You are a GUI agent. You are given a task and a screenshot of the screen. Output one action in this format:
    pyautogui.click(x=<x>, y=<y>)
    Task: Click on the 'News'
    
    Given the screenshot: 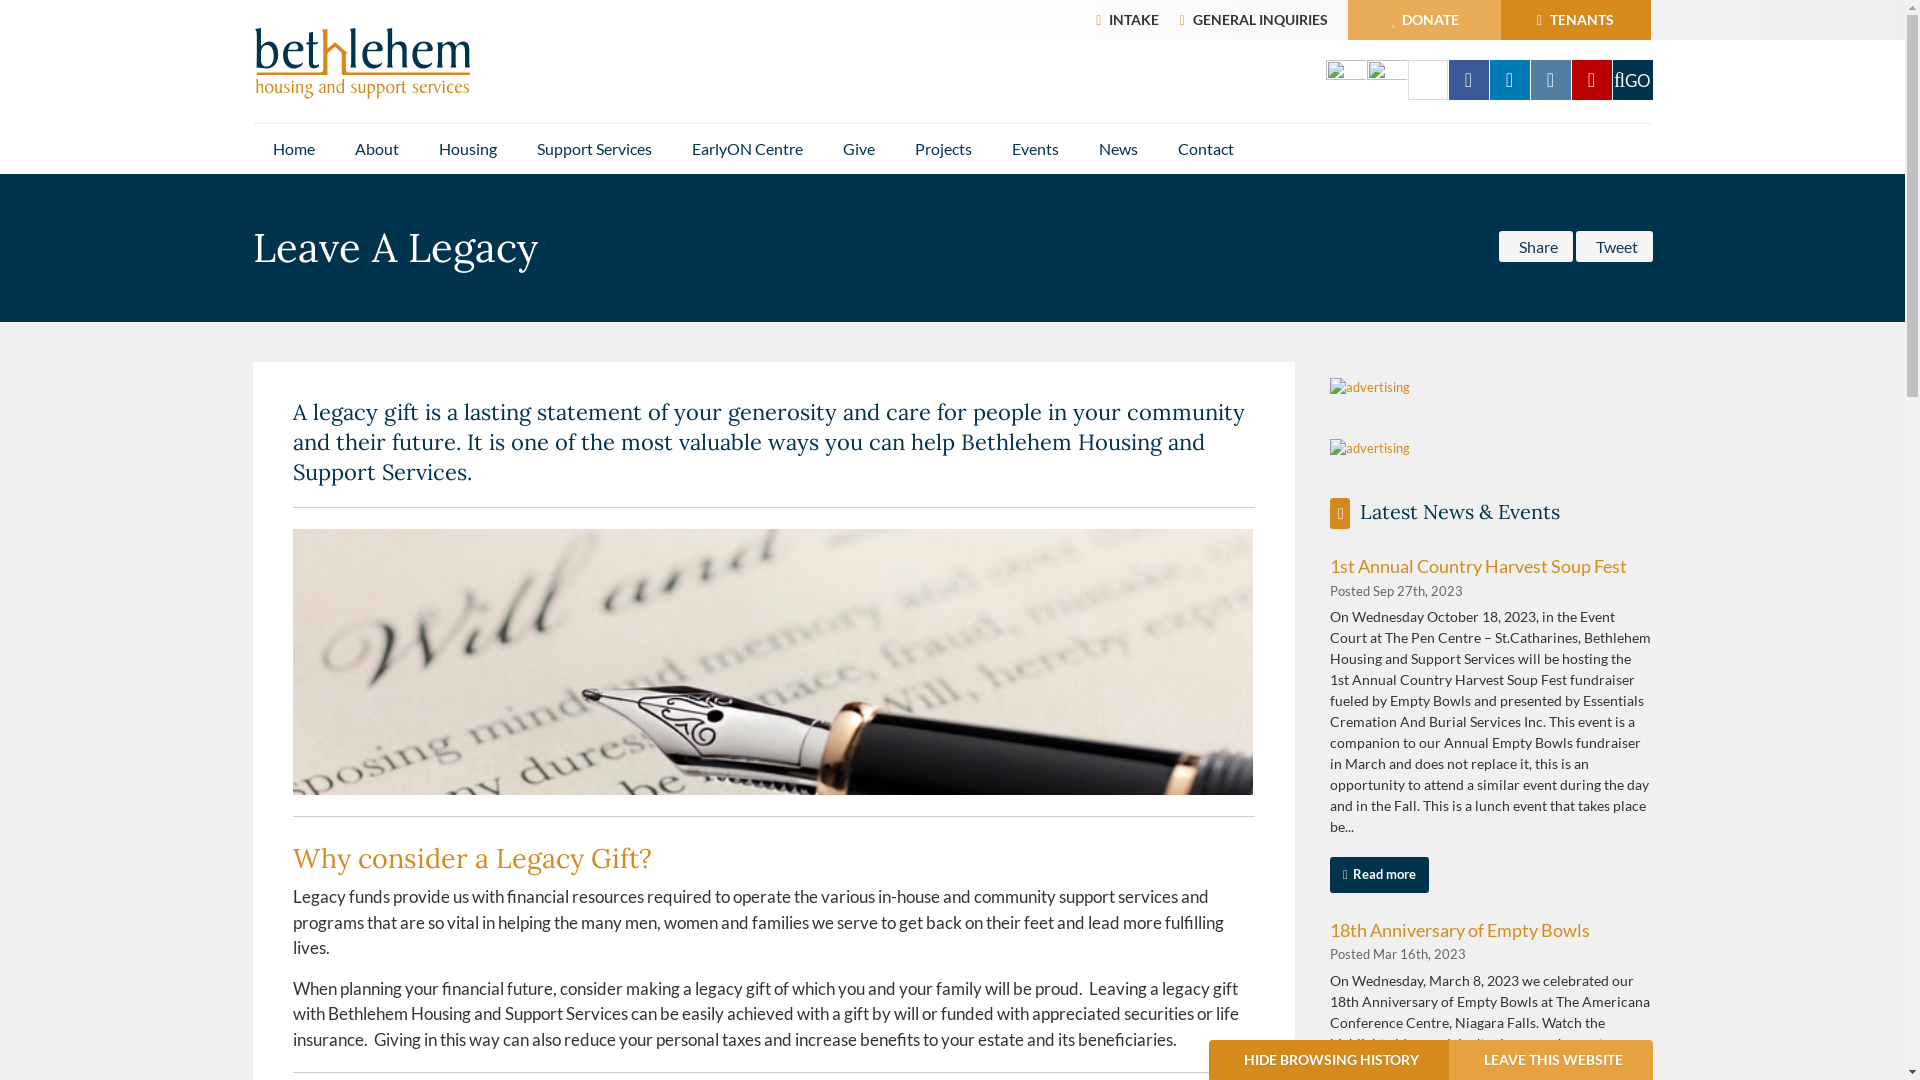 What is the action you would take?
    pyautogui.click(x=1116, y=148)
    